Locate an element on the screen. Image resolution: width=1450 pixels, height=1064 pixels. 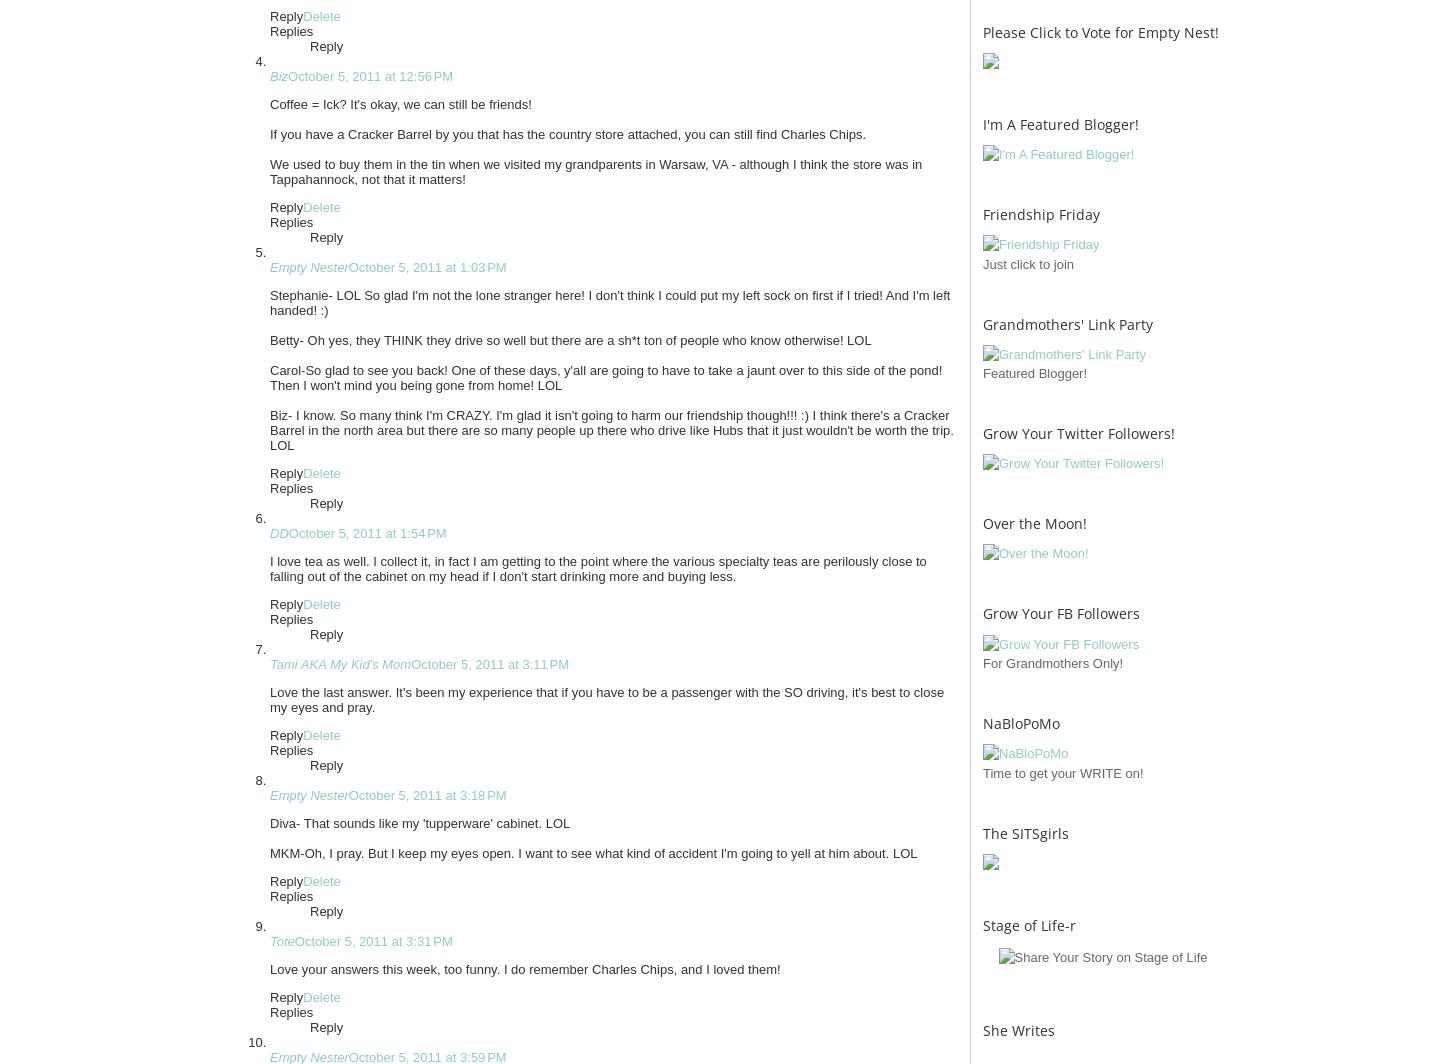
'MKM-Oh, I pray. But I keep my eyes open. I want to see what kind of accident I'm going to yell at him about. LOL' is located at coordinates (593, 853).